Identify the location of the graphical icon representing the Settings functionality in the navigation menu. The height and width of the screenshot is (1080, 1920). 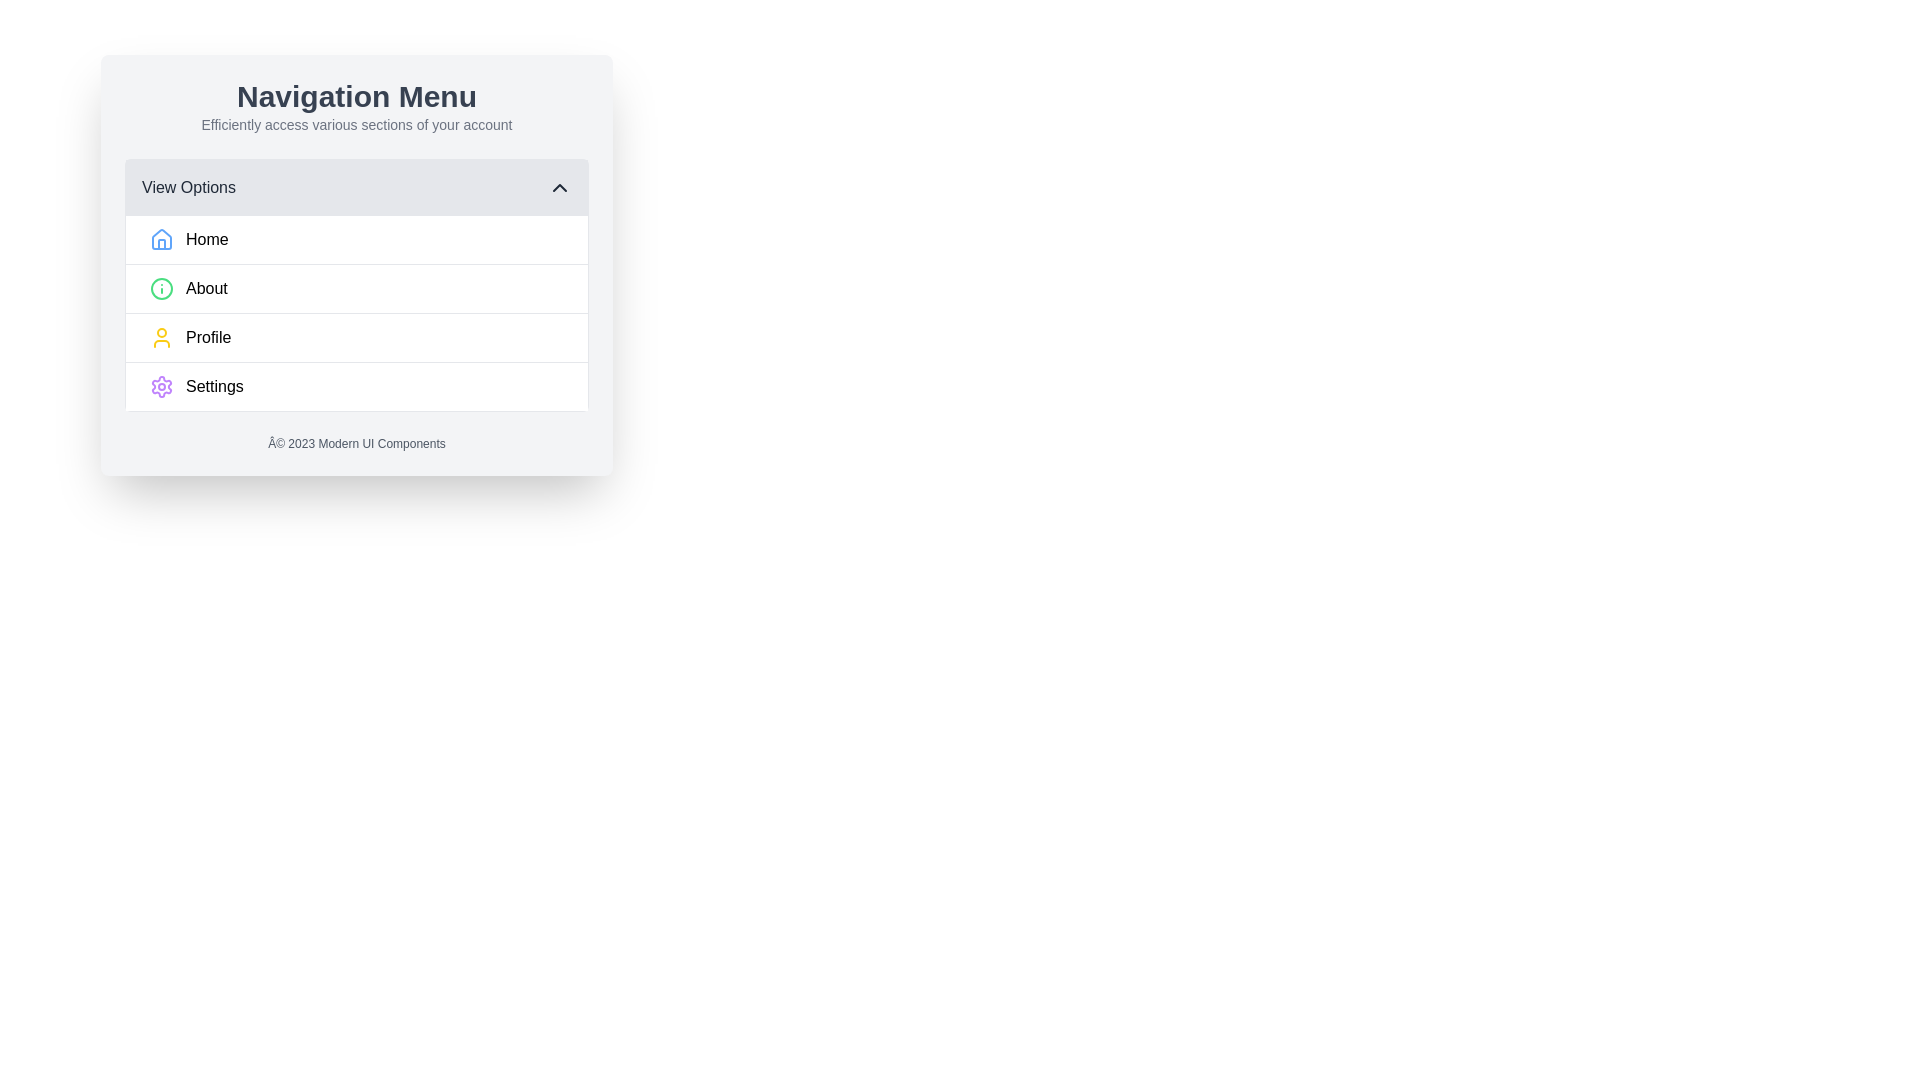
(162, 386).